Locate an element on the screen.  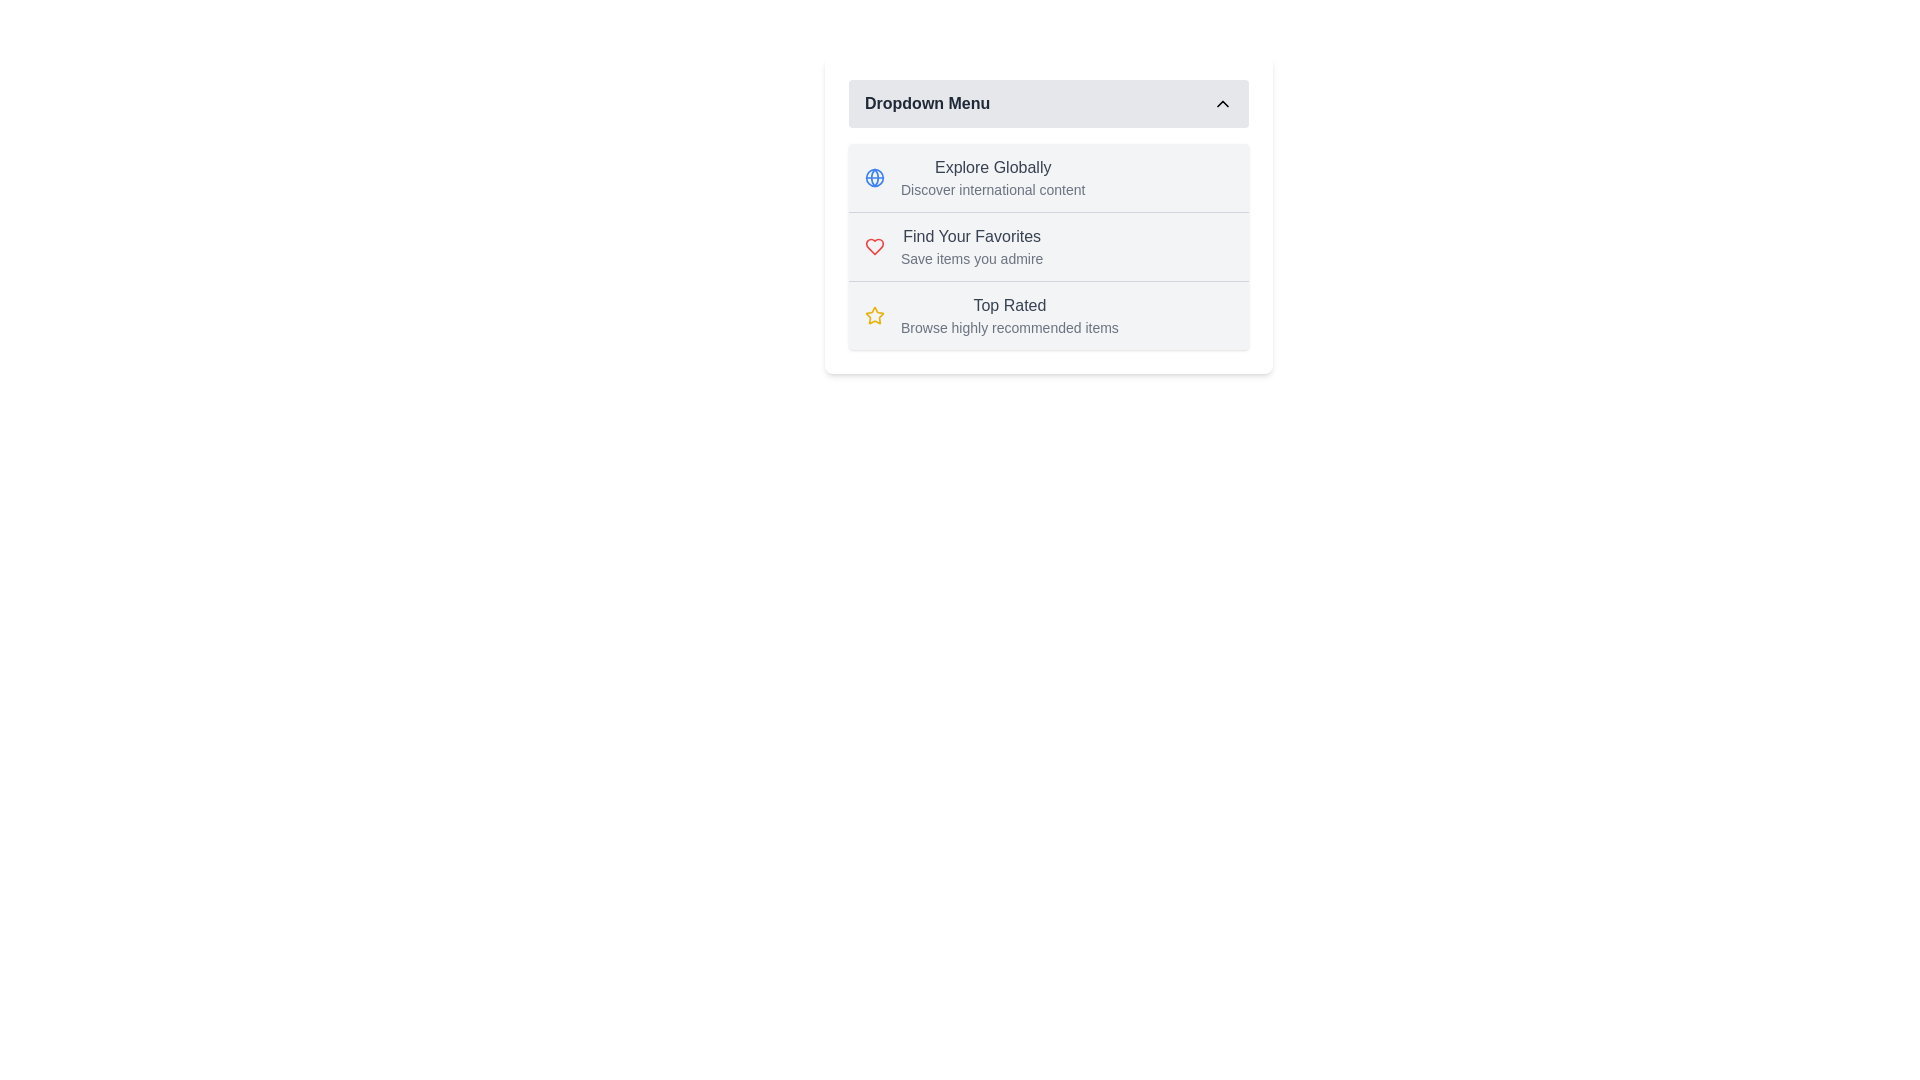
the Text Label at the top of the dropdown menu that serves as a title or label for the respective menu item is located at coordinates (993, 167).